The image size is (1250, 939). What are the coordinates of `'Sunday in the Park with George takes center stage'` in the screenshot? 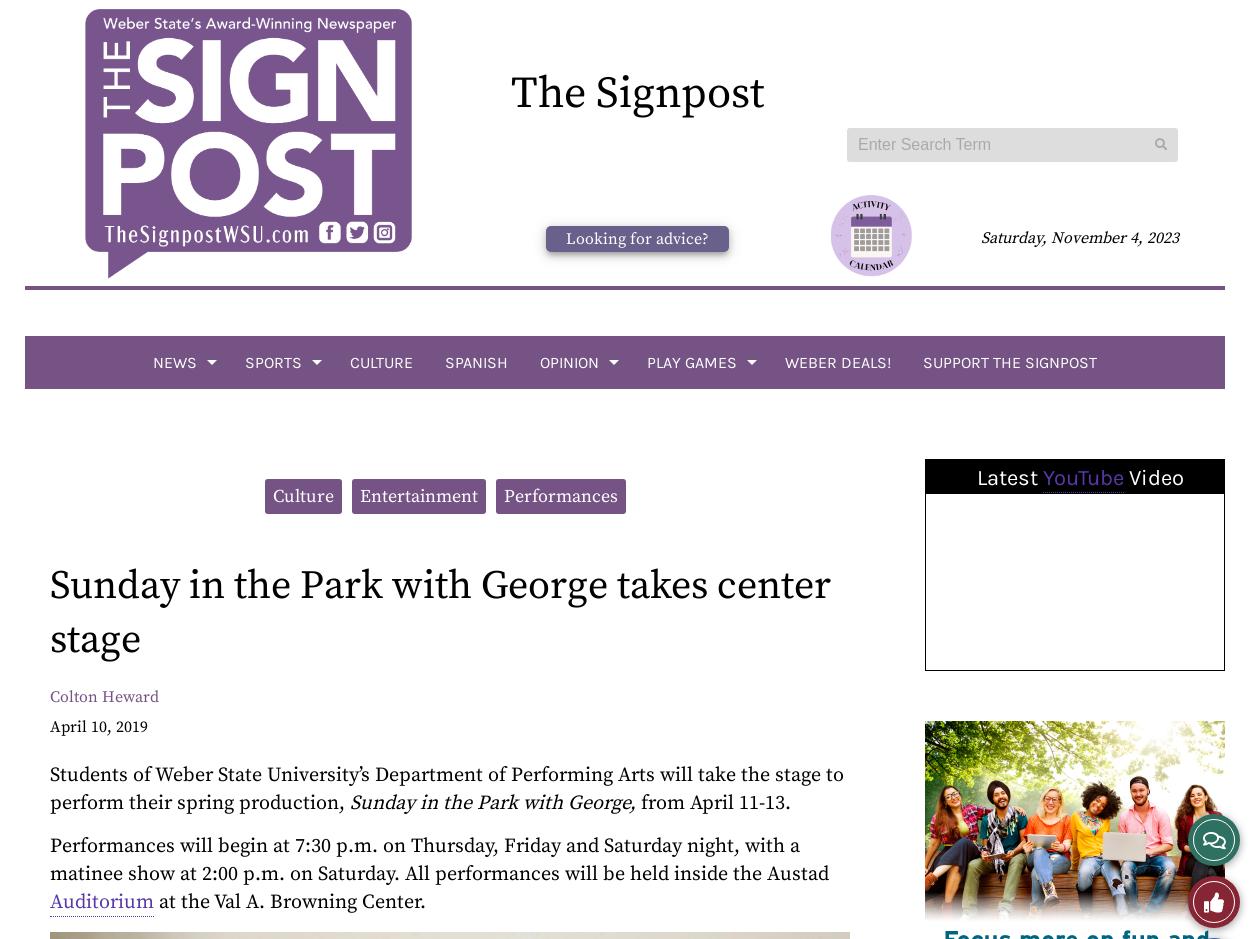 It's located at (439, 612).